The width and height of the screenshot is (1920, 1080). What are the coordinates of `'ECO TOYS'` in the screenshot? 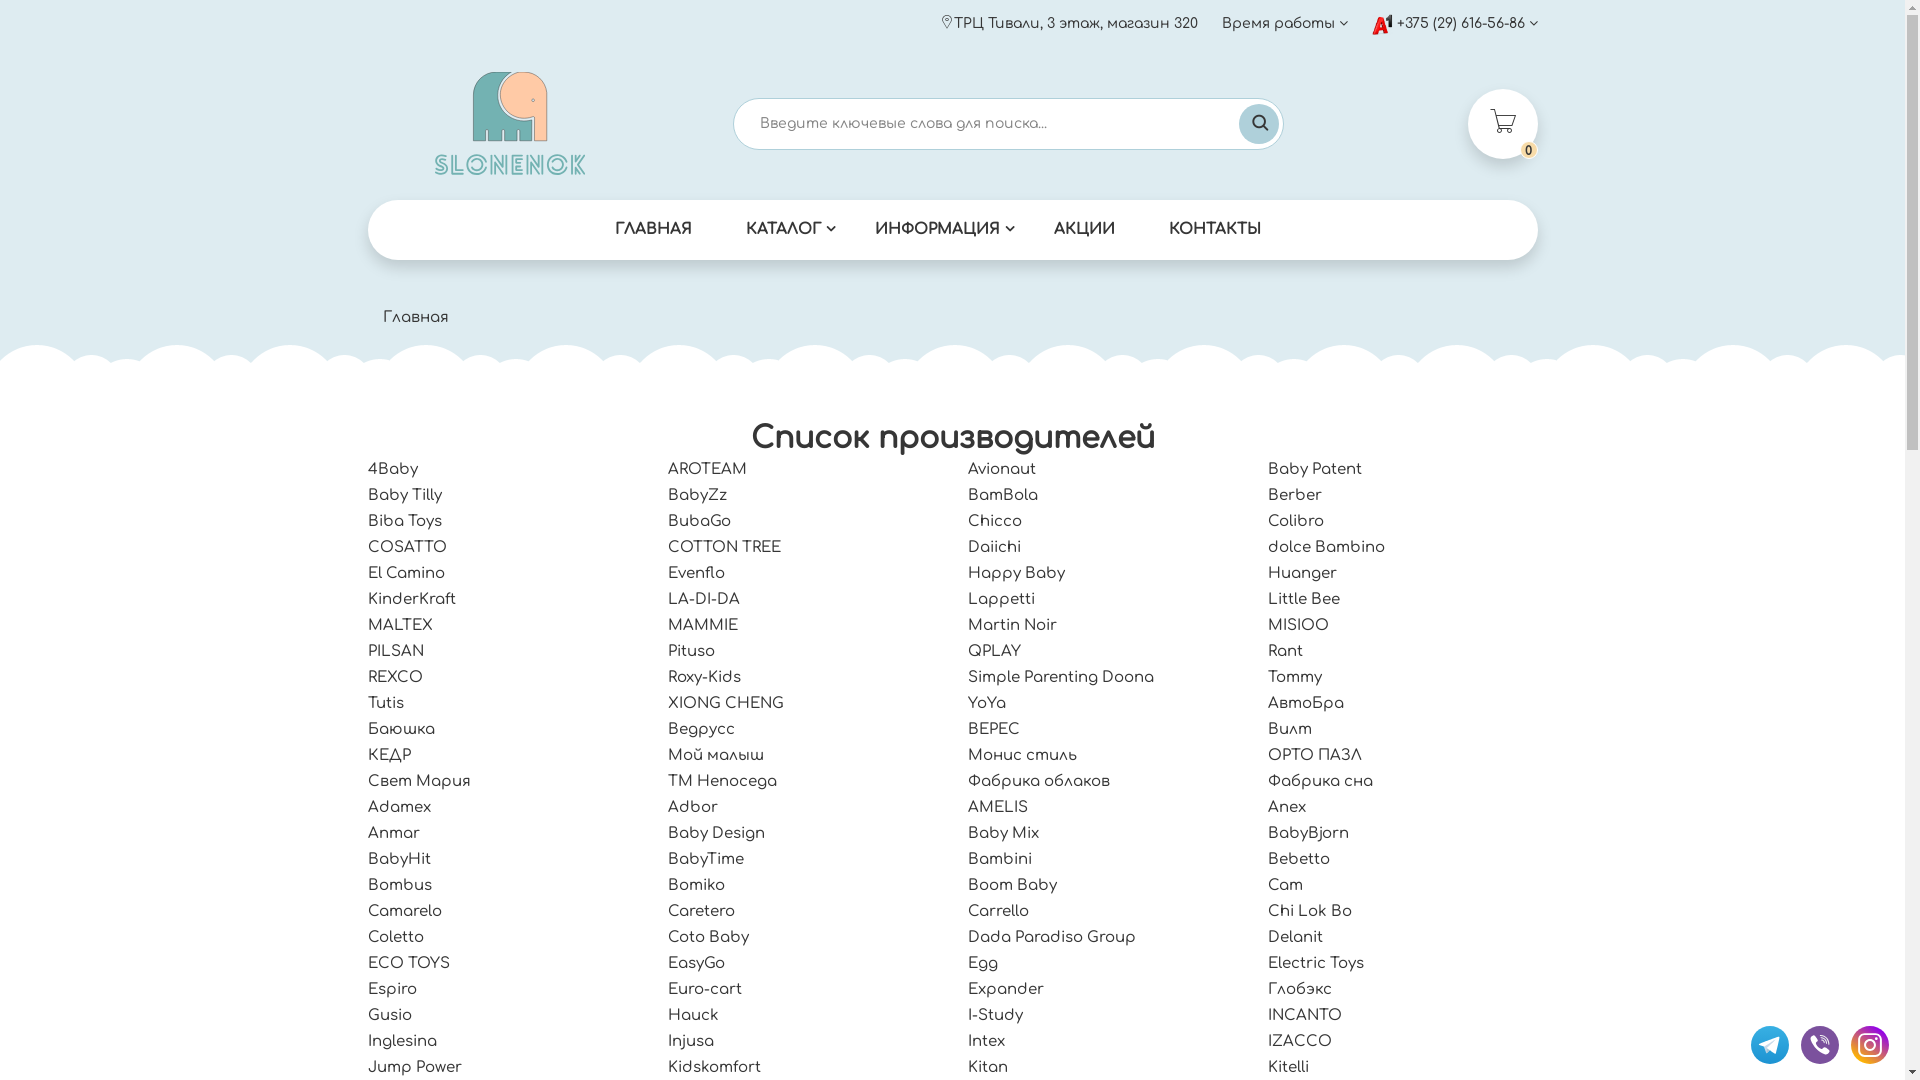 It's located at (407, 962).